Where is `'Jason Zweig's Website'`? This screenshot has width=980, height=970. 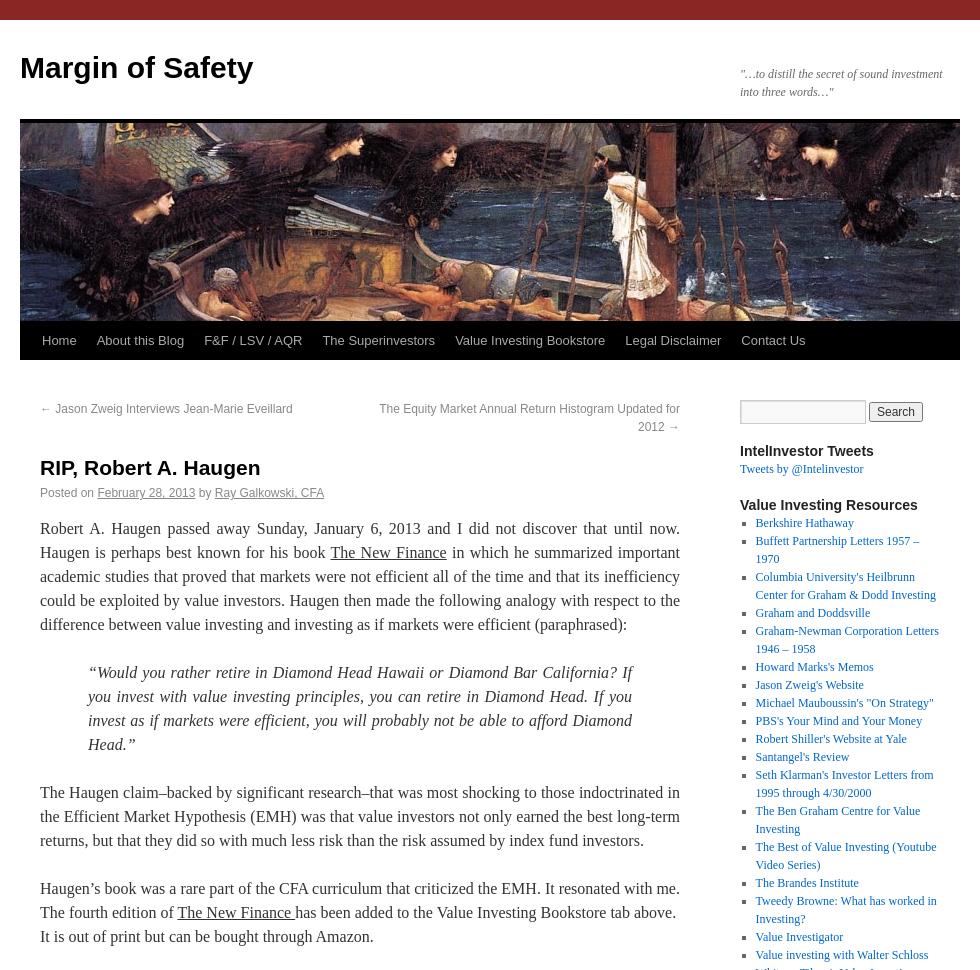 'Jason Zweig's Website' is located at coordinates (754, 685).